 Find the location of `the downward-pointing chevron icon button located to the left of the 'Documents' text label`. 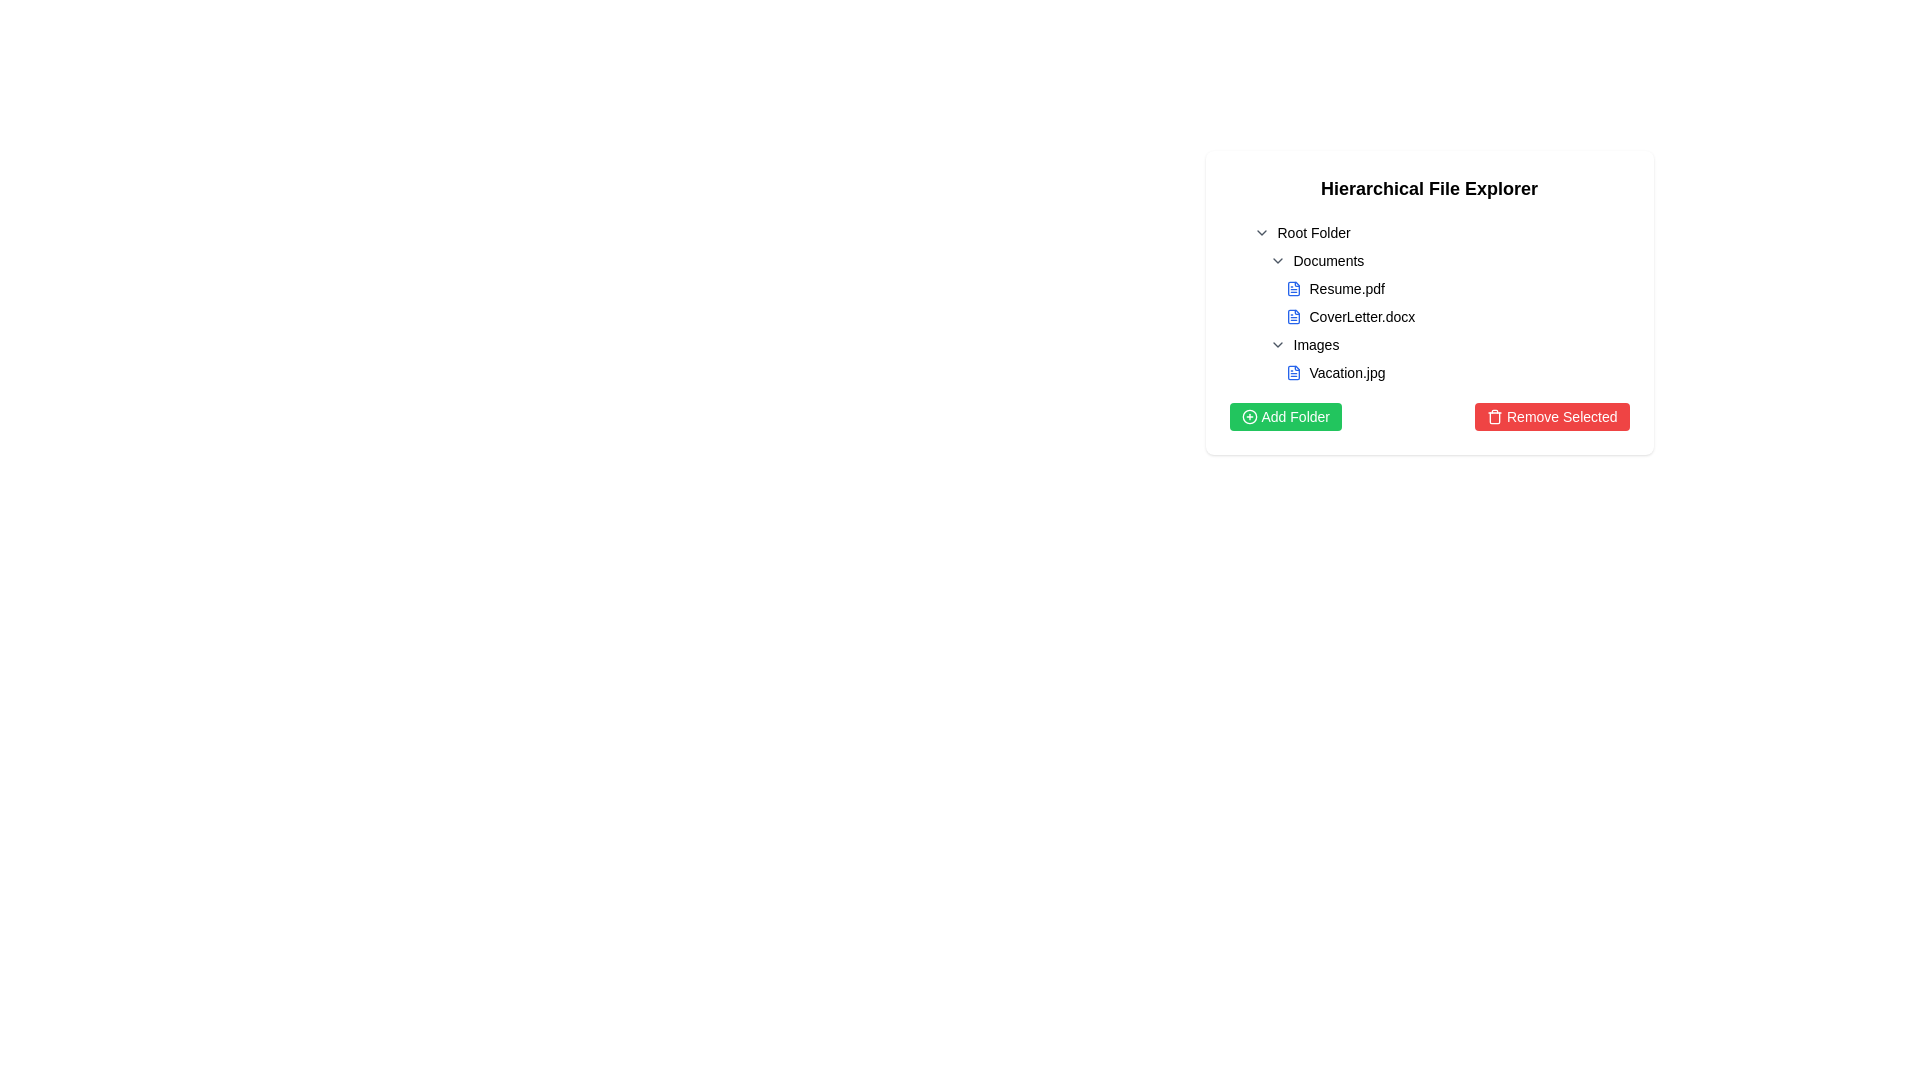

the downward-pointing chevron icon button located to the left of the 'Documents' text label is located at coordinates (1276, 260).